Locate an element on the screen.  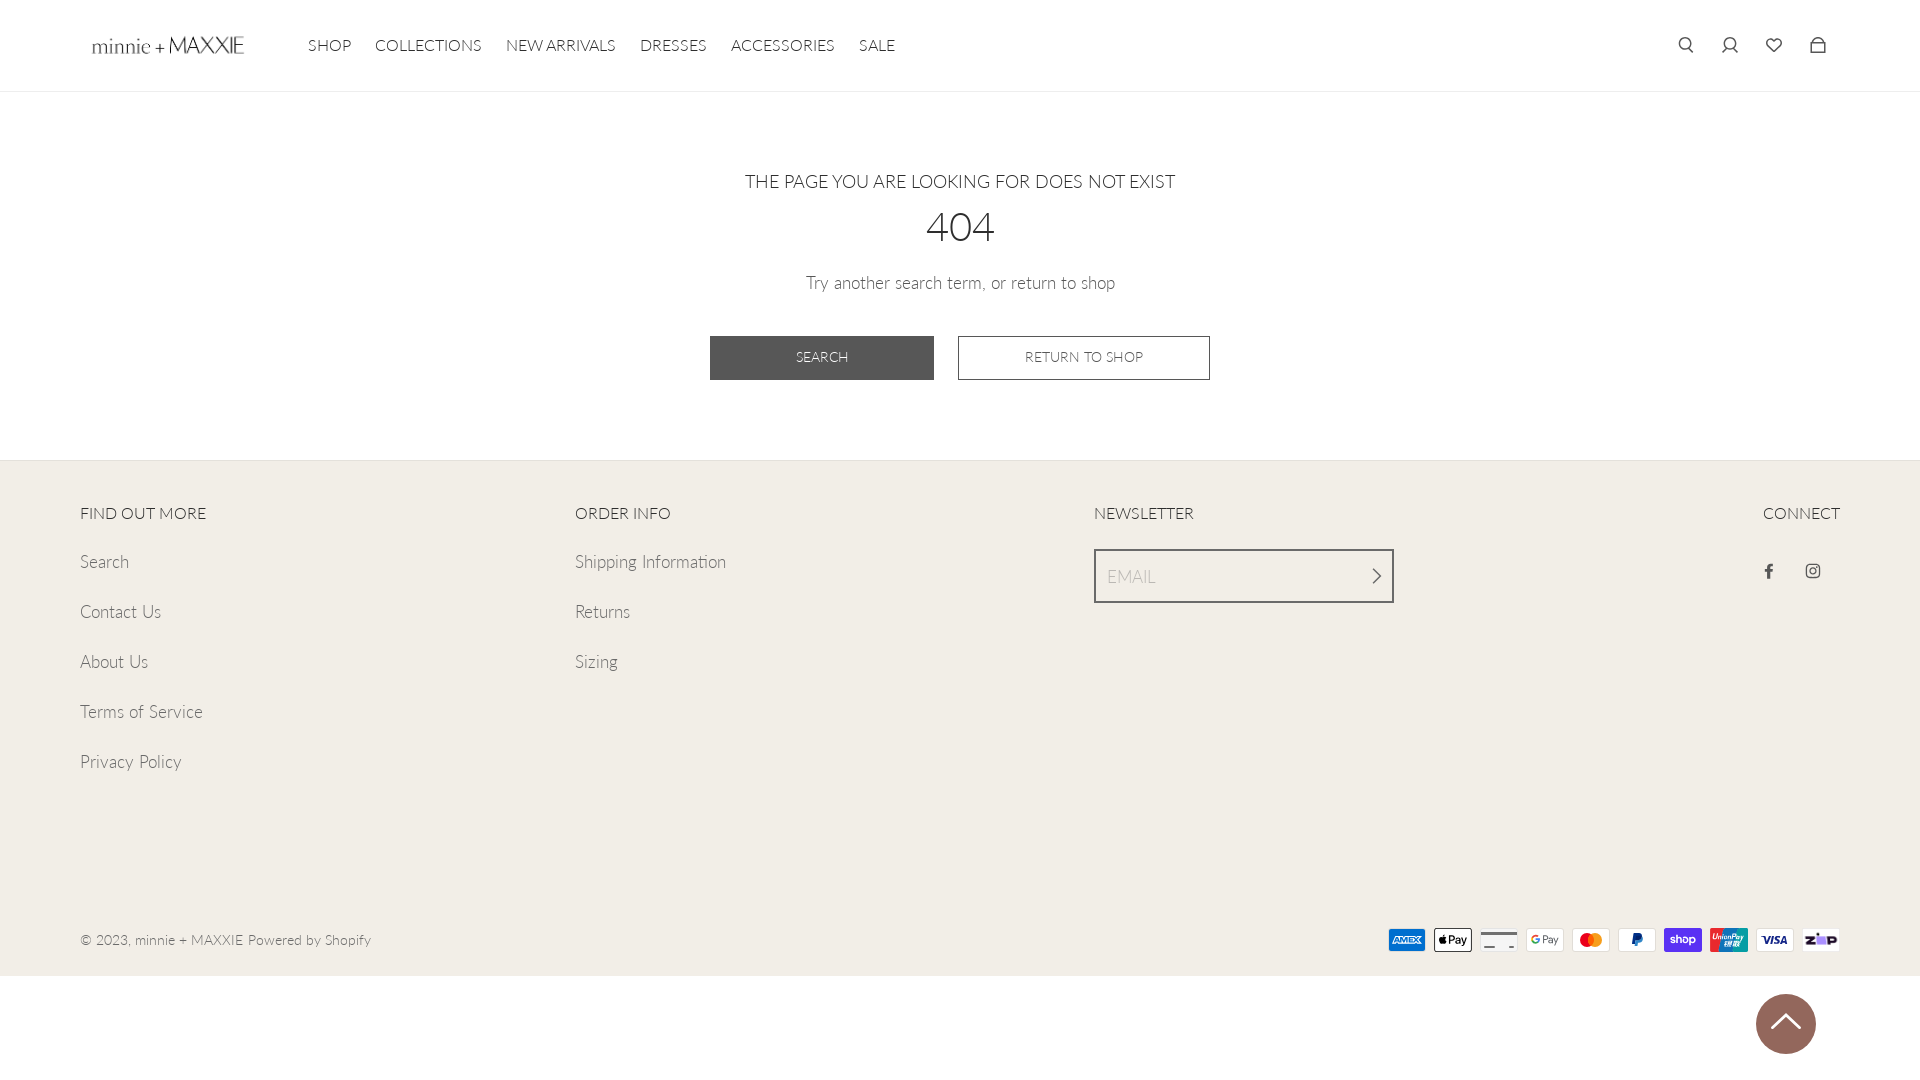
'RETURN TO SHOP' is located at coordinates (1083, 357).